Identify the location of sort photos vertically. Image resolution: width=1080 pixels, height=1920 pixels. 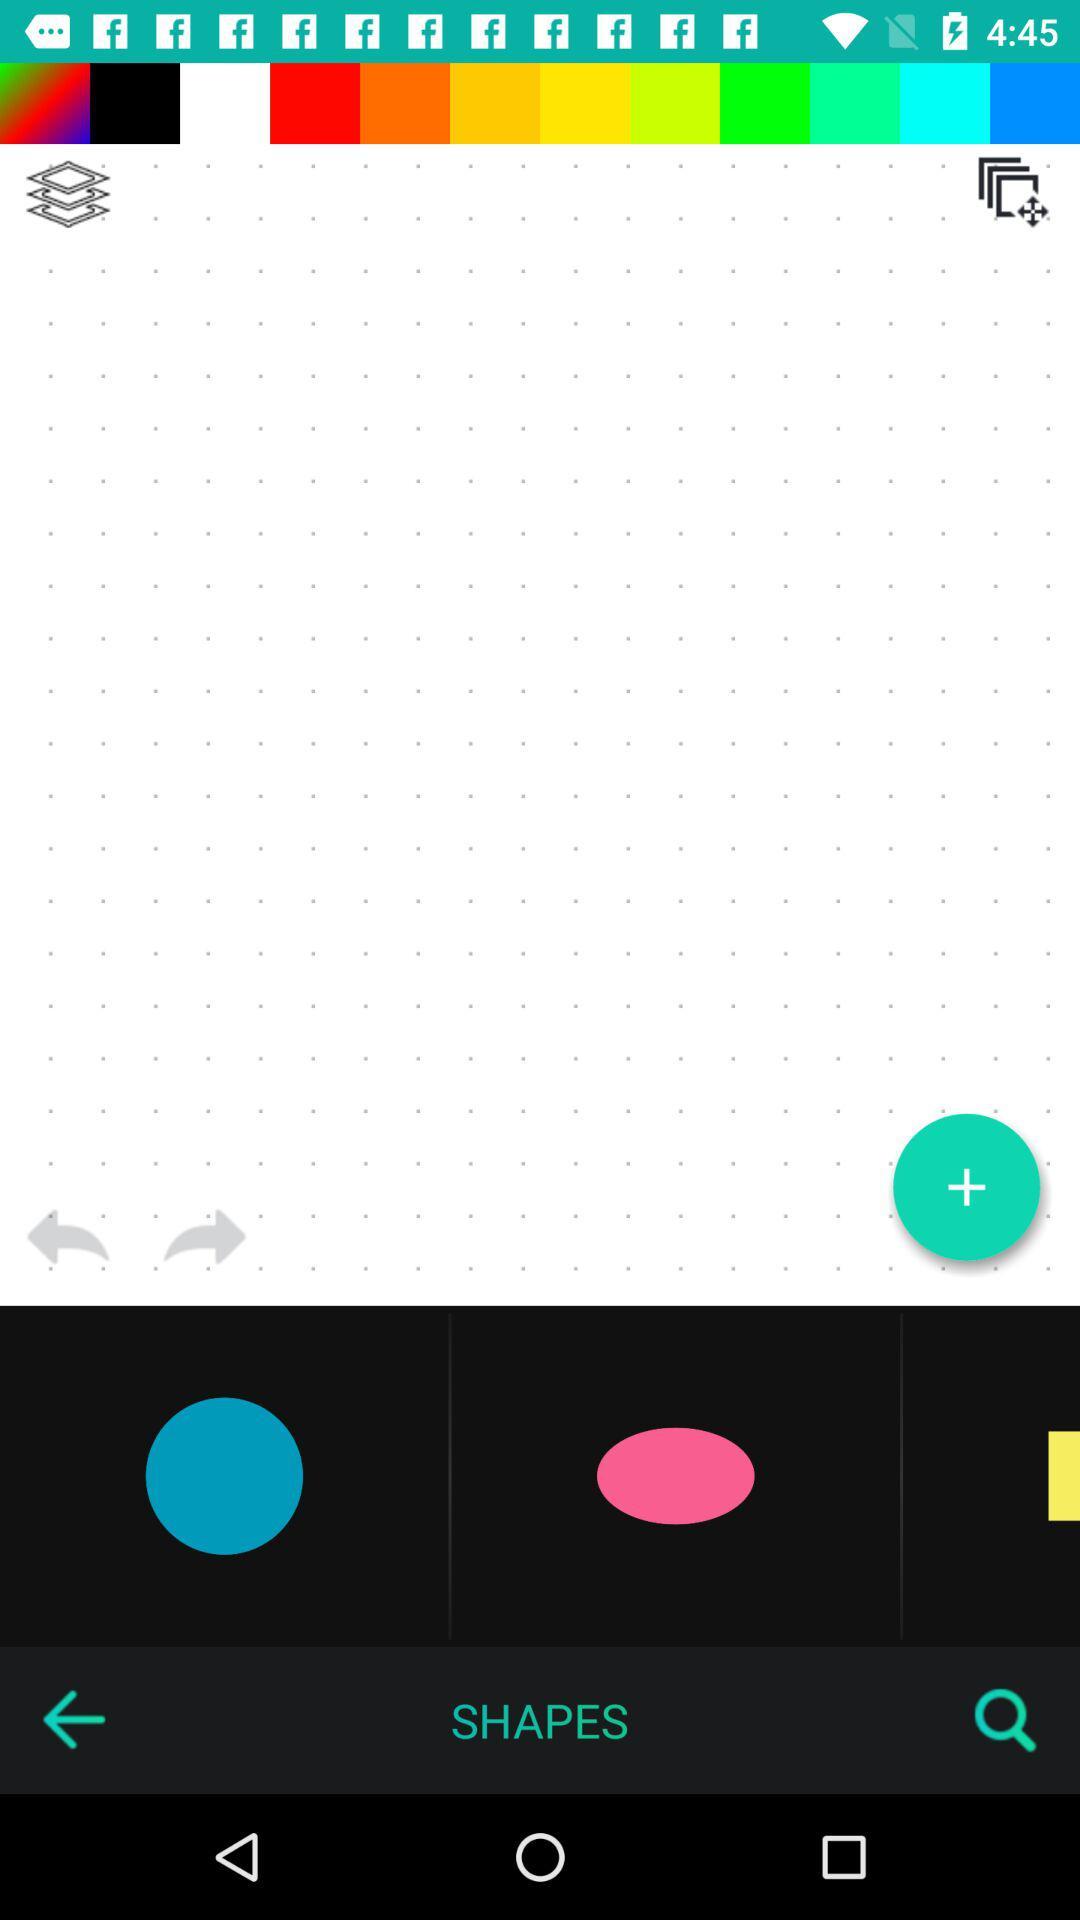
(67, 194).